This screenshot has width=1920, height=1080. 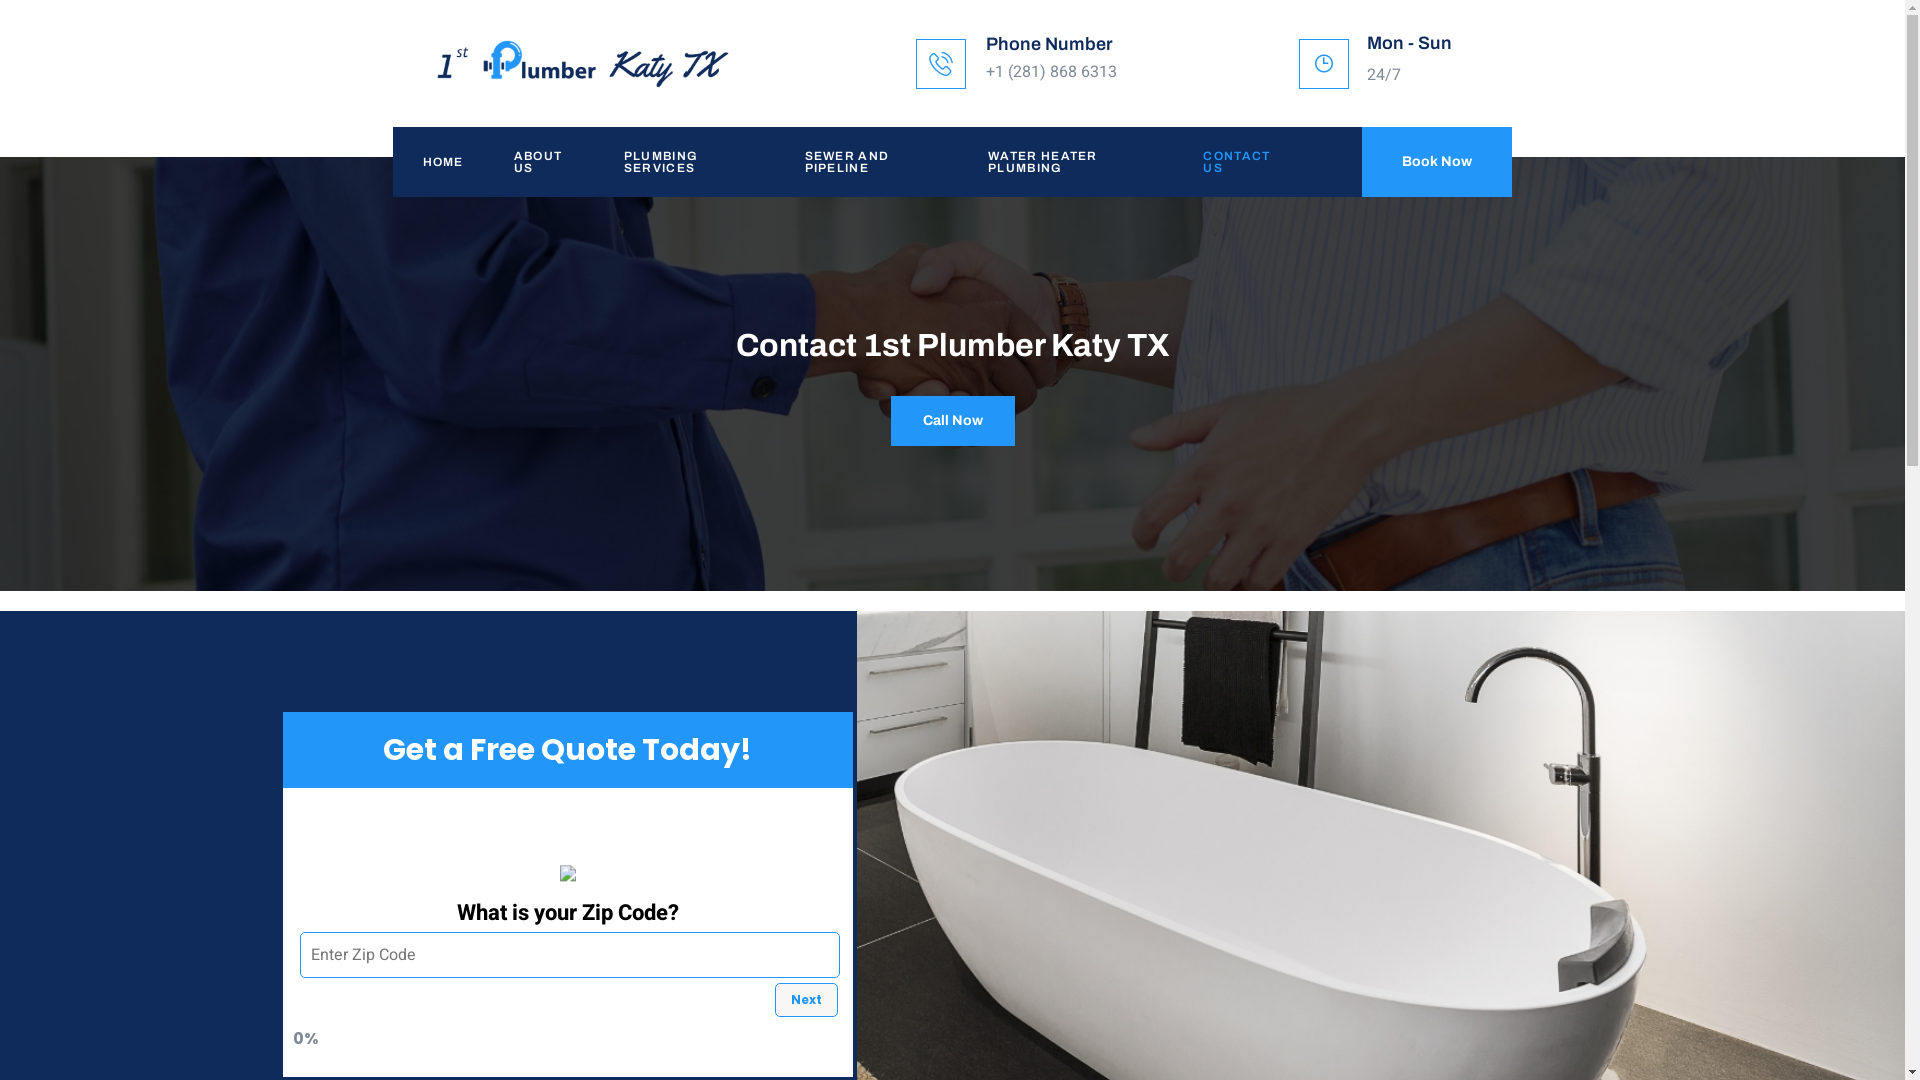 I want to click on 'Next', so click(x=772, y=999).